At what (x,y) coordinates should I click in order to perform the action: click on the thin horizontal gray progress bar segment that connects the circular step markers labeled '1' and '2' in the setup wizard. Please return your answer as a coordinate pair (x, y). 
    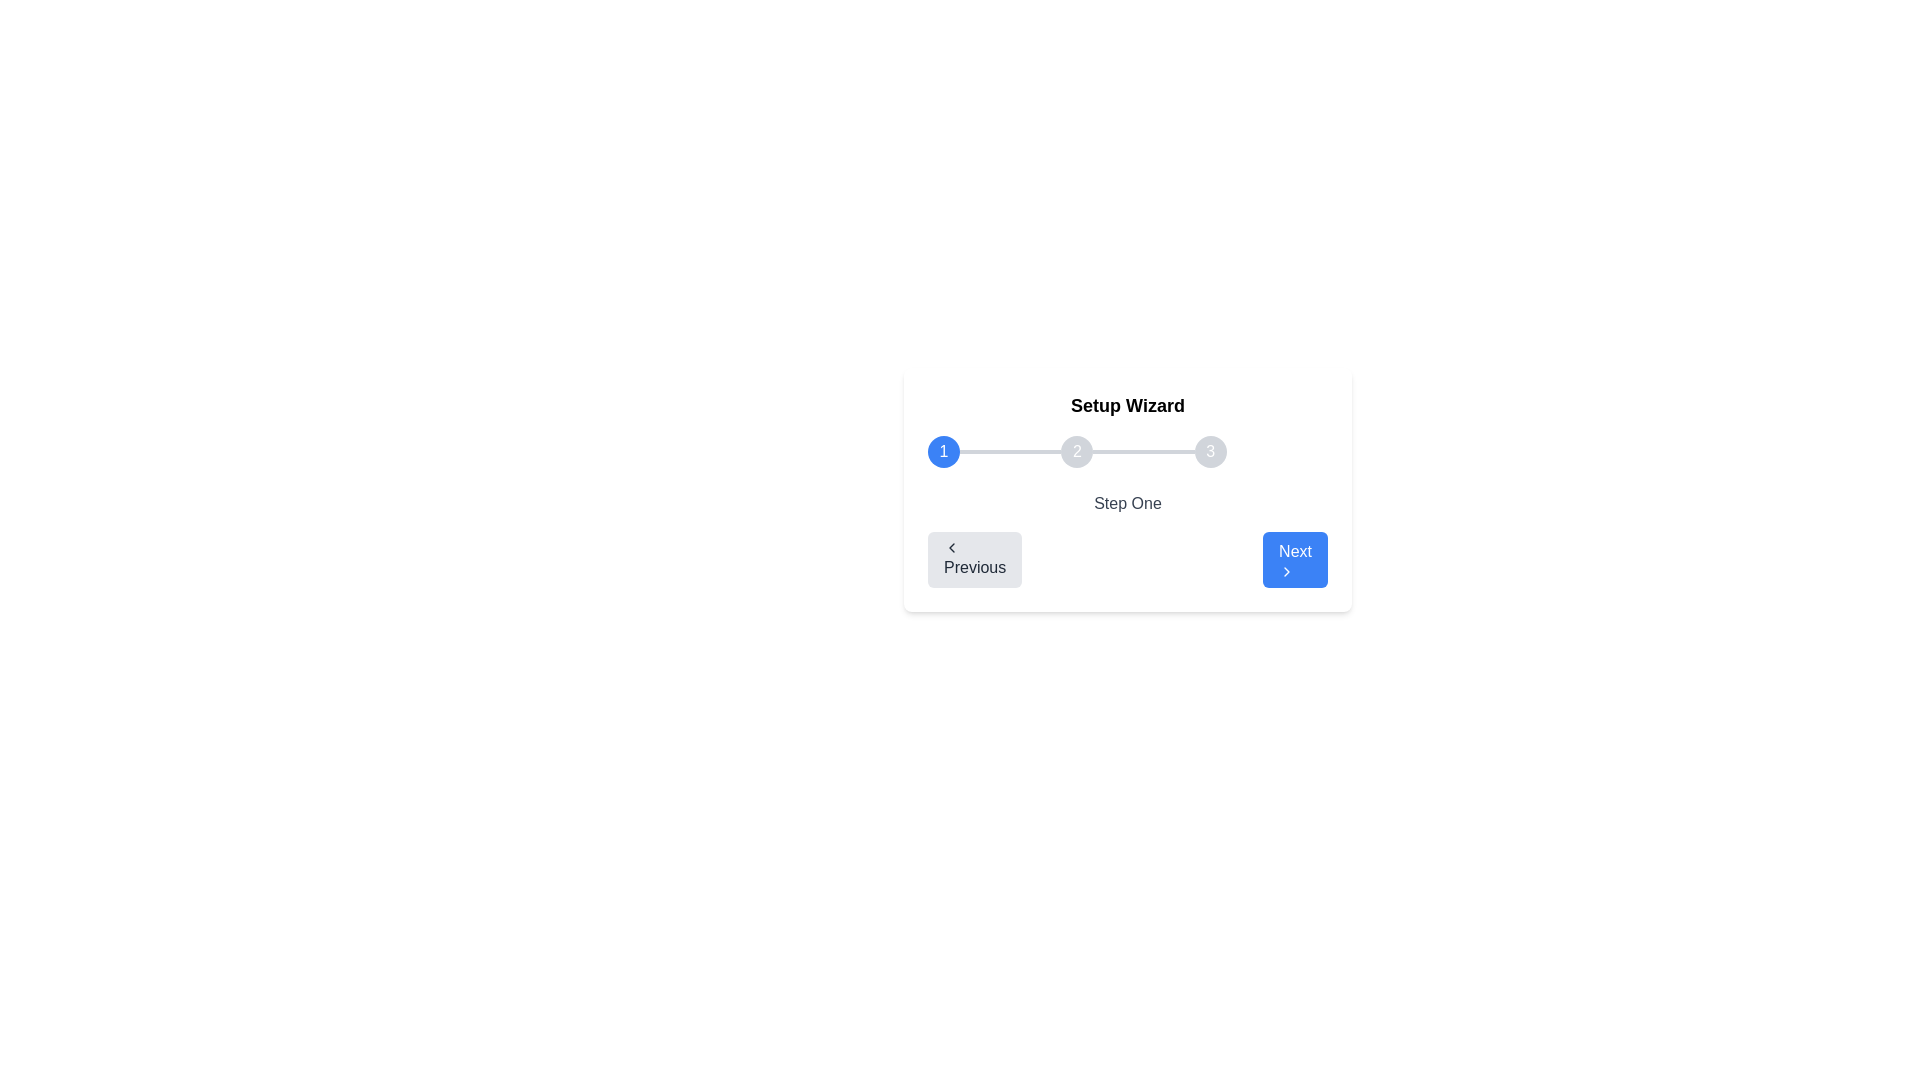
    Looking at the image, I should click on (1010, 451).